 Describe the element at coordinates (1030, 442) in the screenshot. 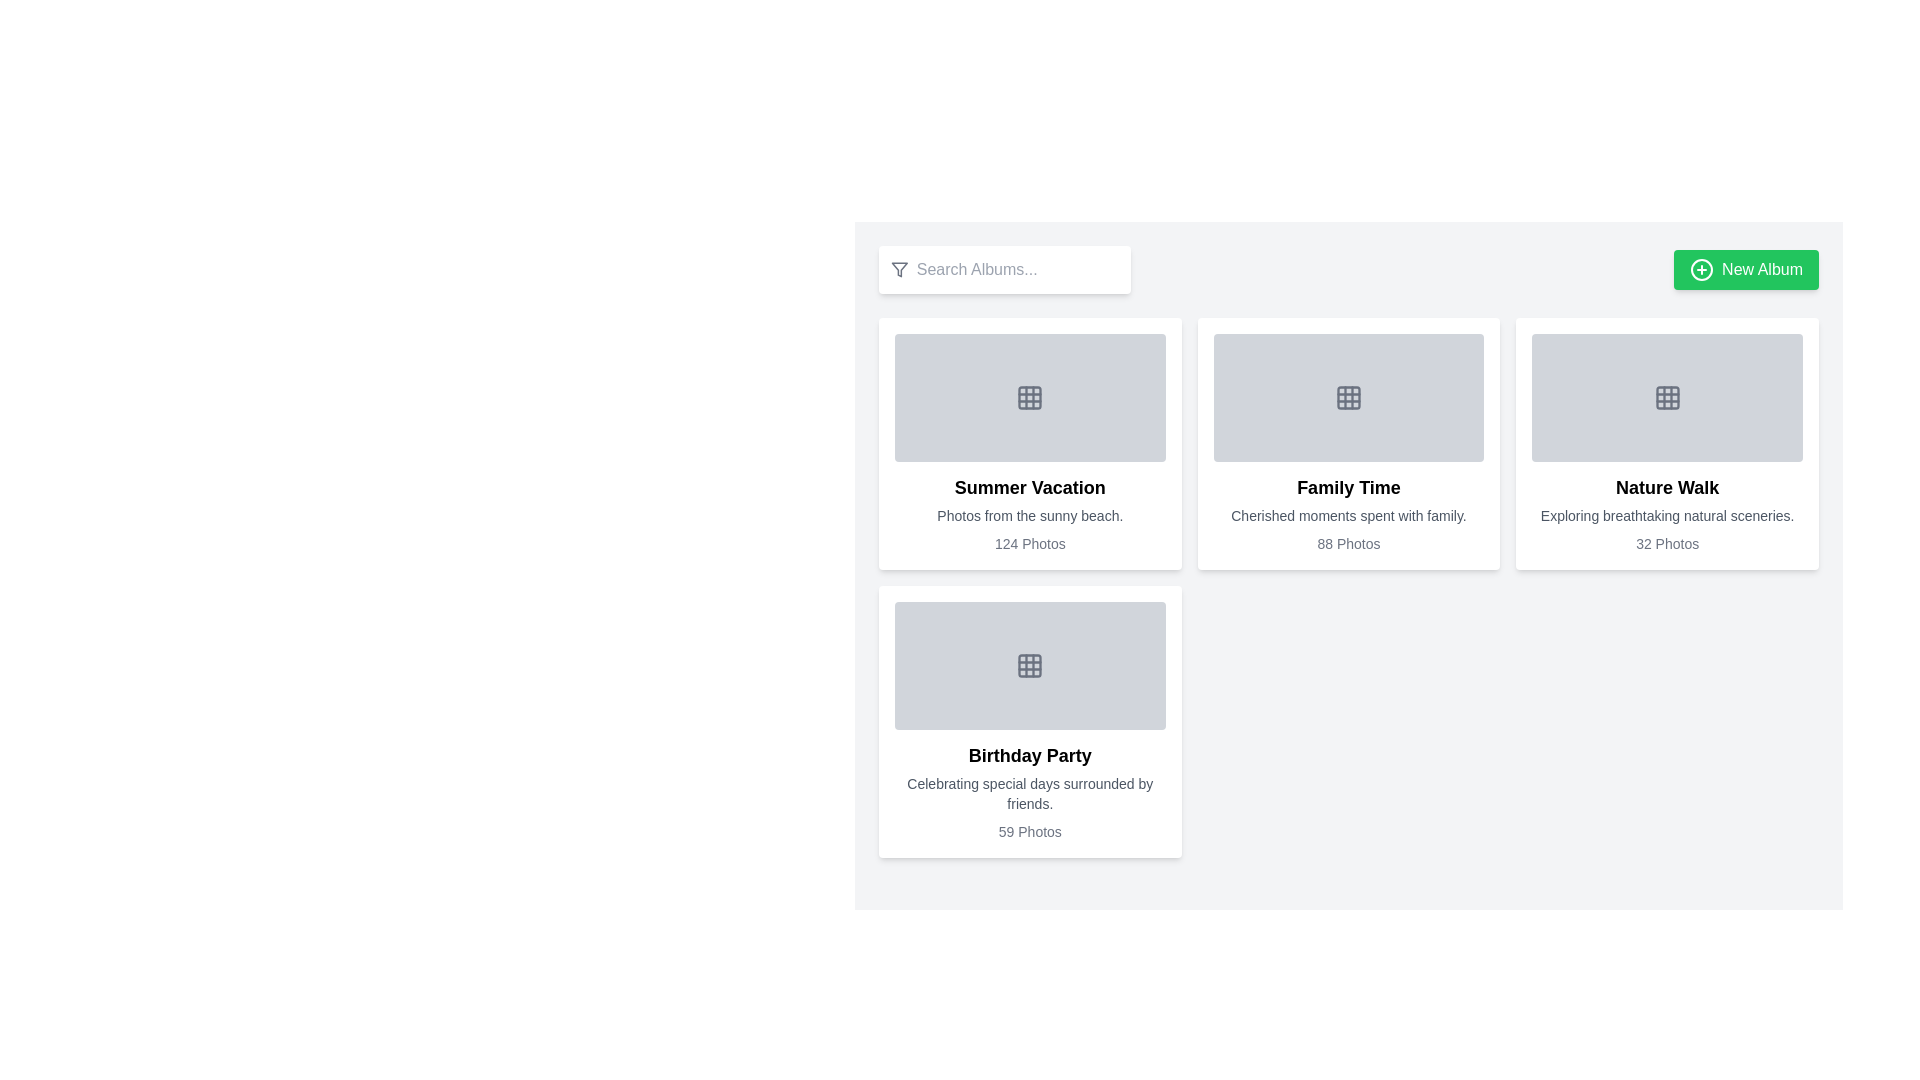

I see `the 'Summer Vacation' album card located at the top left of the grid layout` at that location.